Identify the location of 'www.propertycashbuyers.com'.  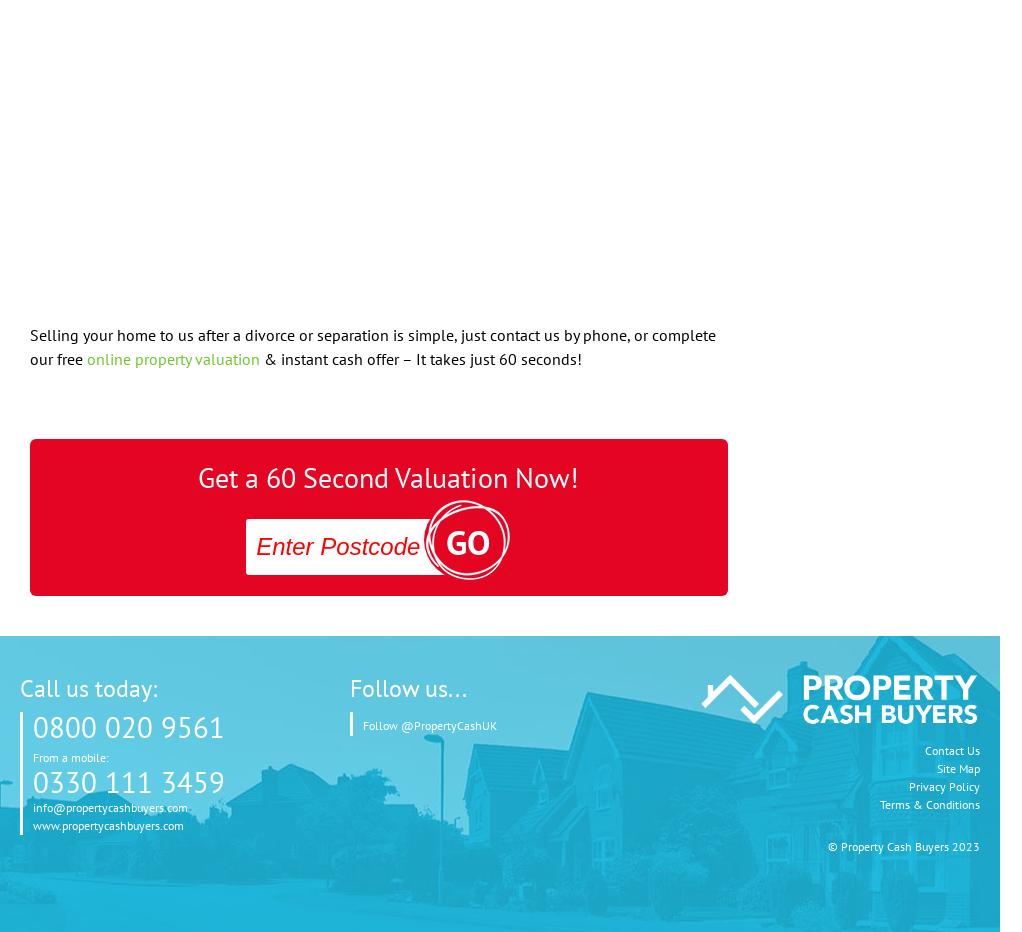
(107, 824).